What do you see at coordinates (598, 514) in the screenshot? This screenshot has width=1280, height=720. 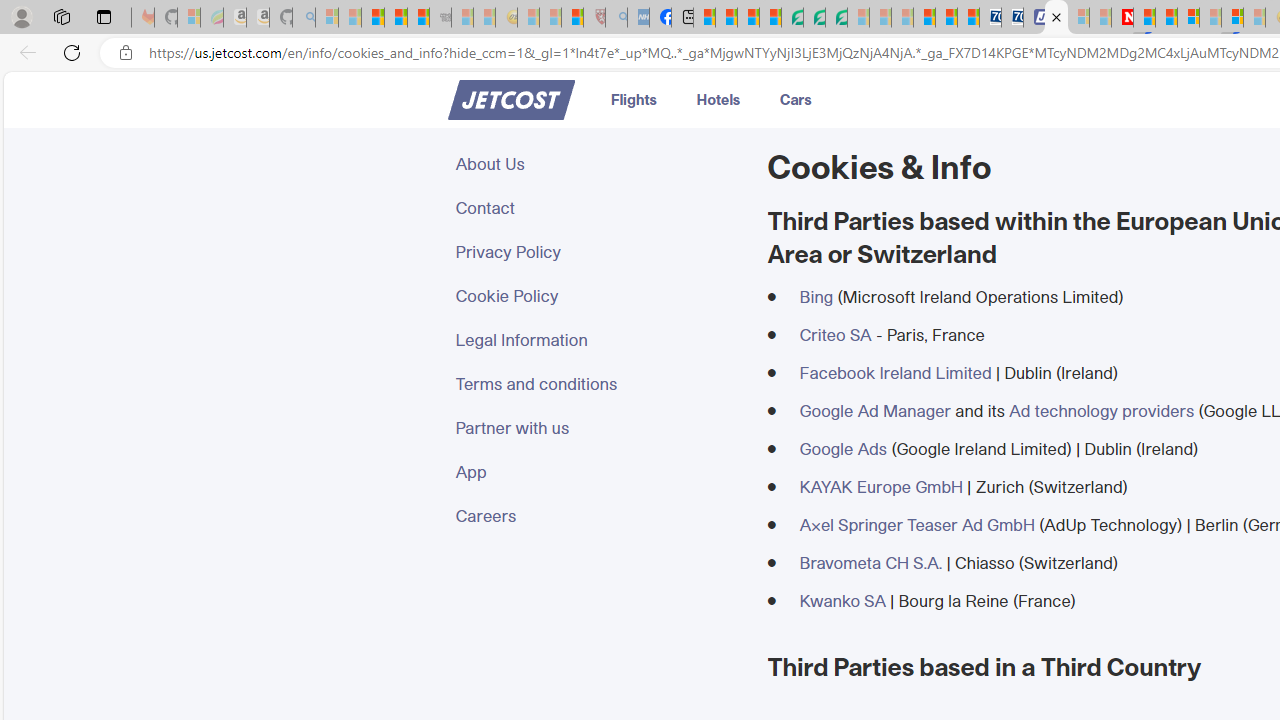 I see `'Careers'` at bounding box center [598, 514].